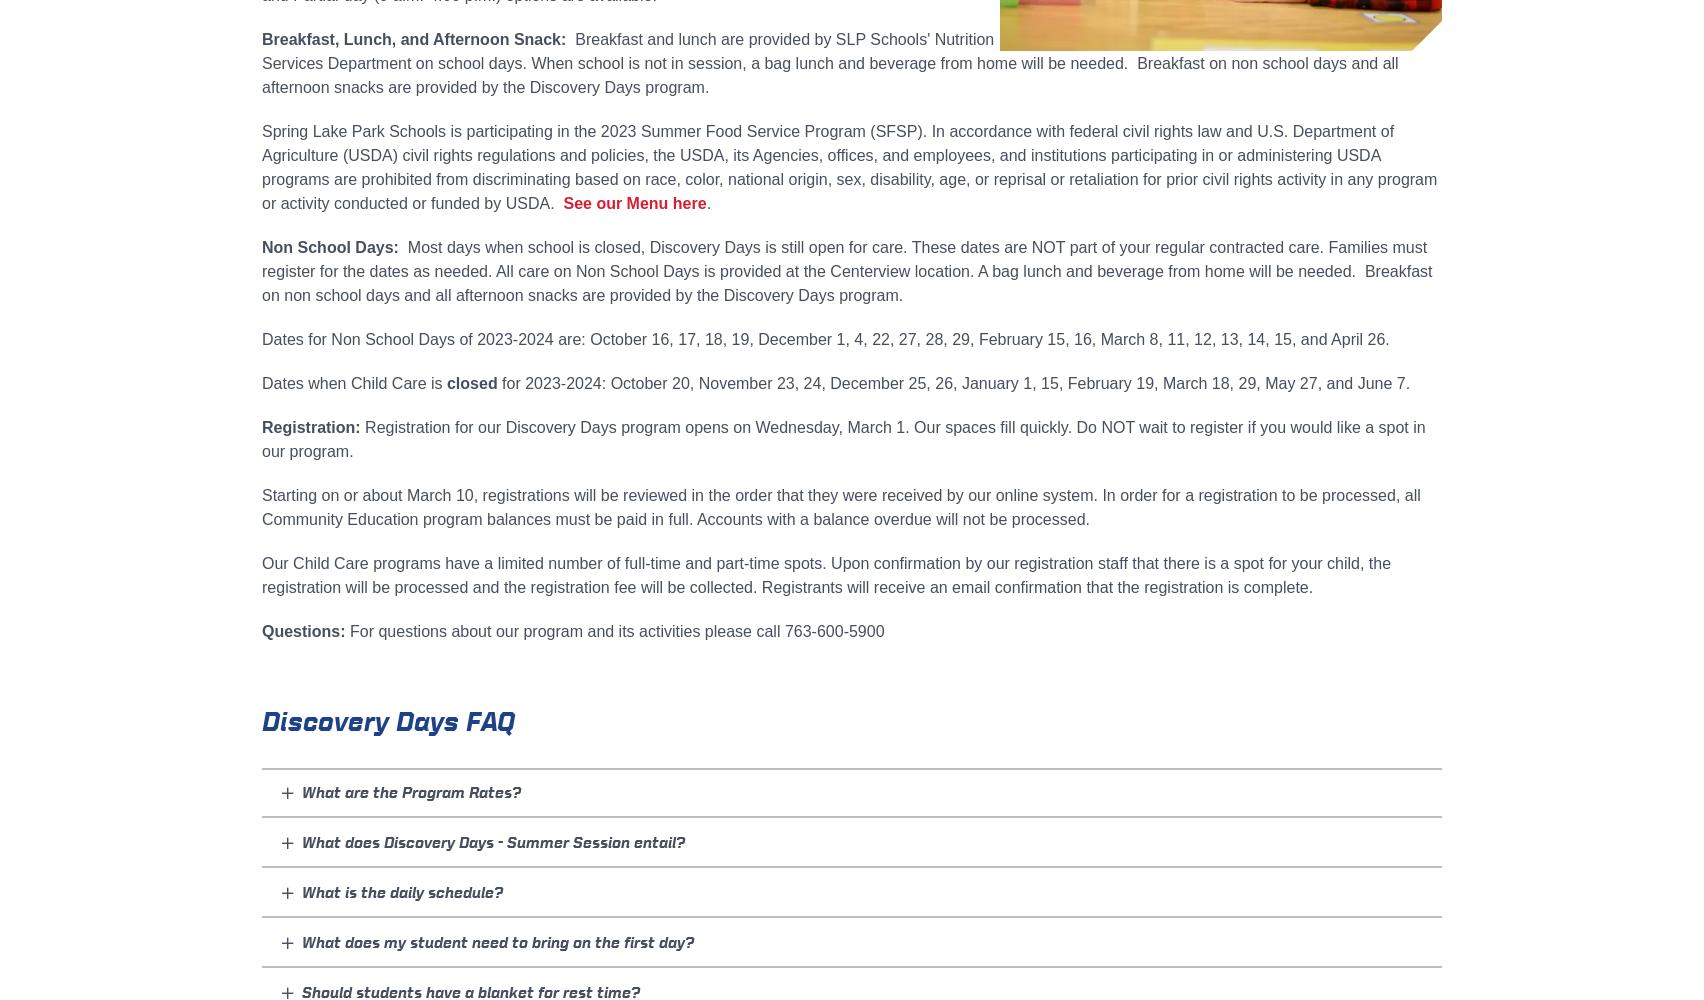 The width and height of the screenshot is (1704, 1000). I want to click on 'Registration:', so click(309, 427).